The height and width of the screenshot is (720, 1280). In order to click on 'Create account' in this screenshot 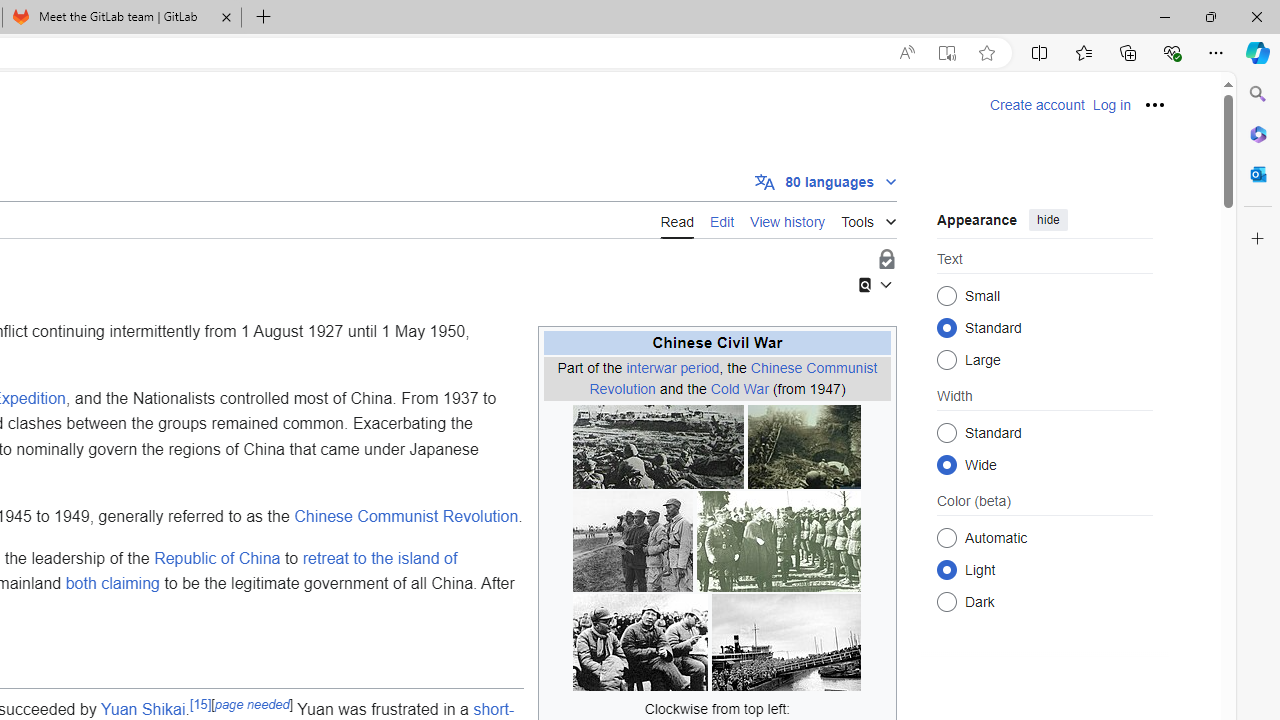, I will do `click(1037, 105)`.